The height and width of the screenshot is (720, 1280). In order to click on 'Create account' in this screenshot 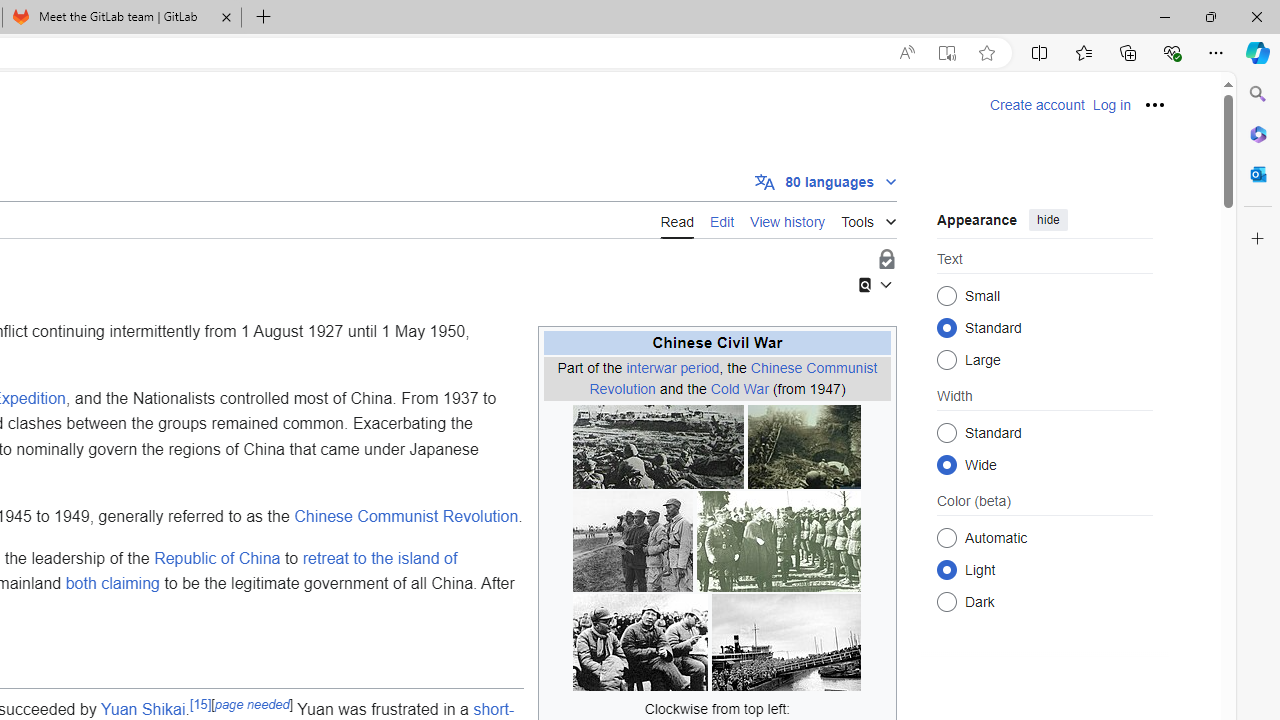, I will do `click(1037, 105)`.